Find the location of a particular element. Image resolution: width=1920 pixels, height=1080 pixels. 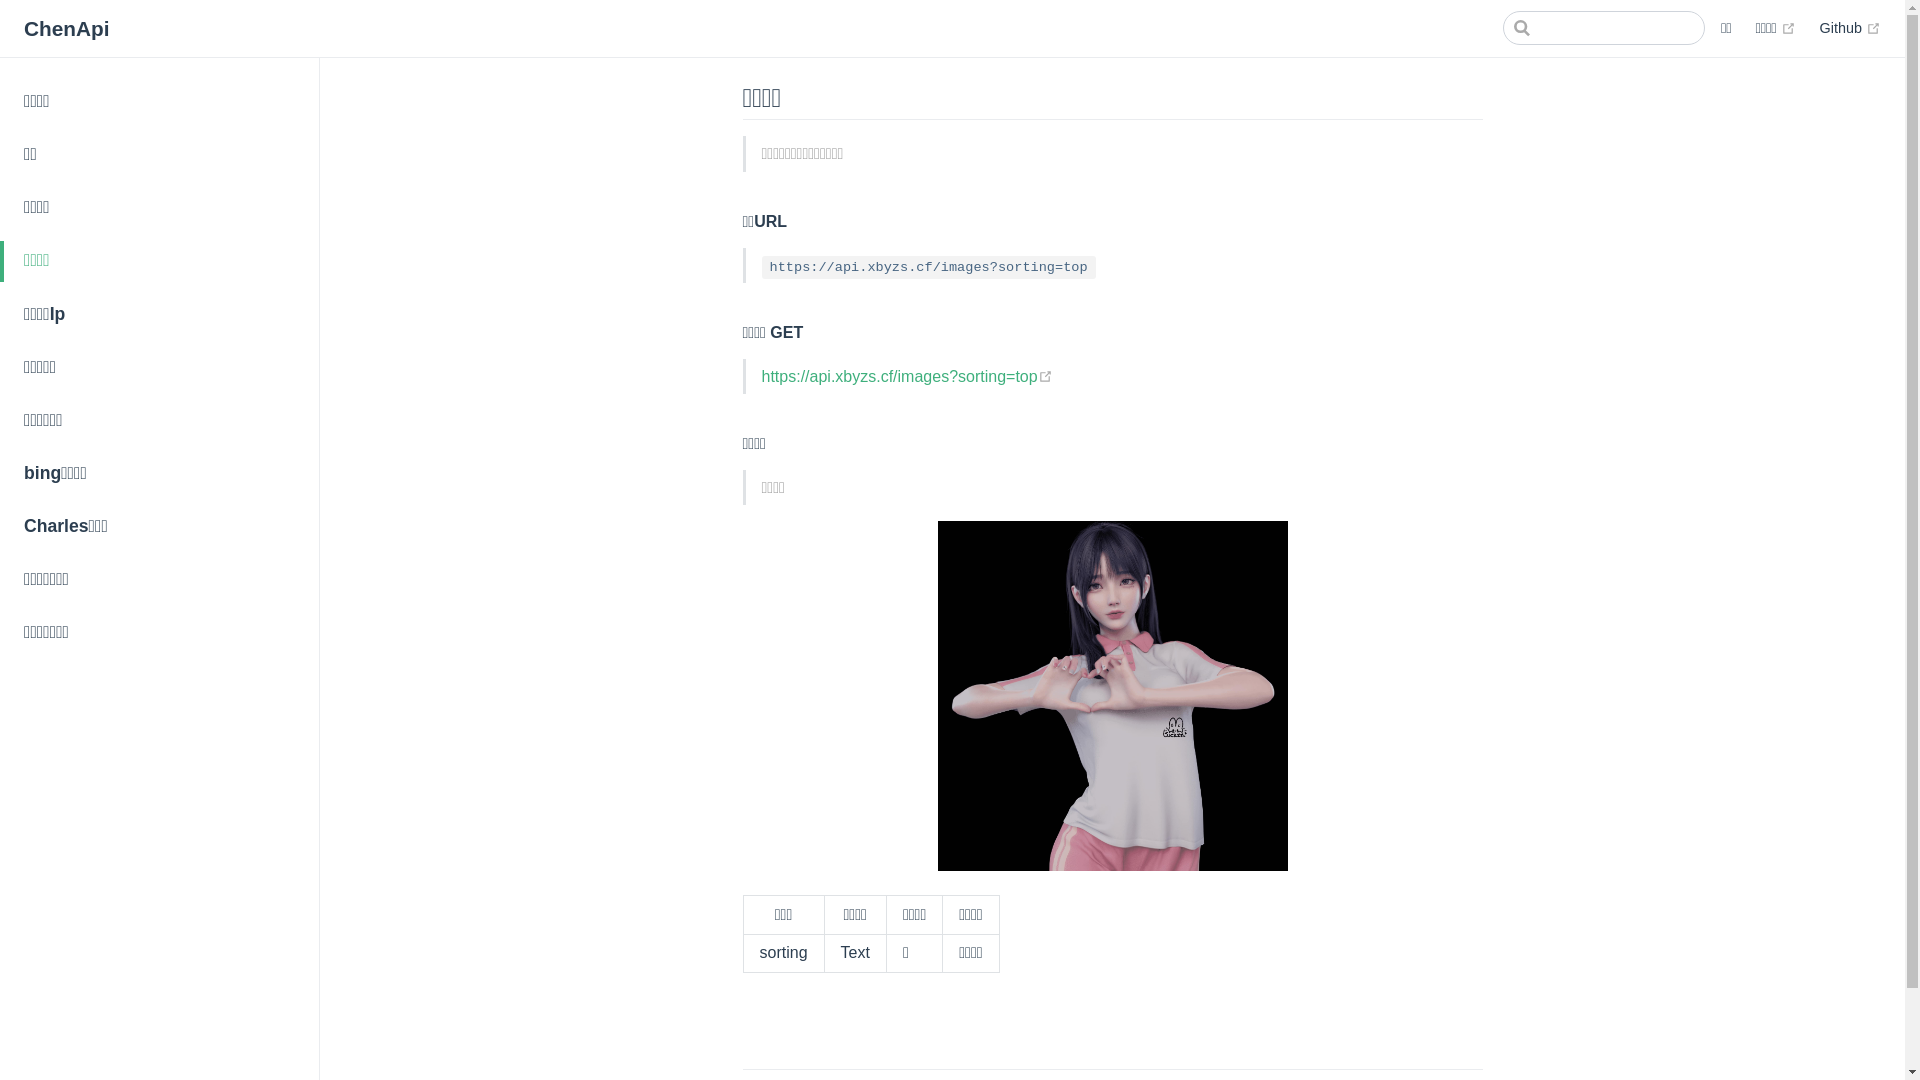

'Github is located at coordinates (1819, 27).